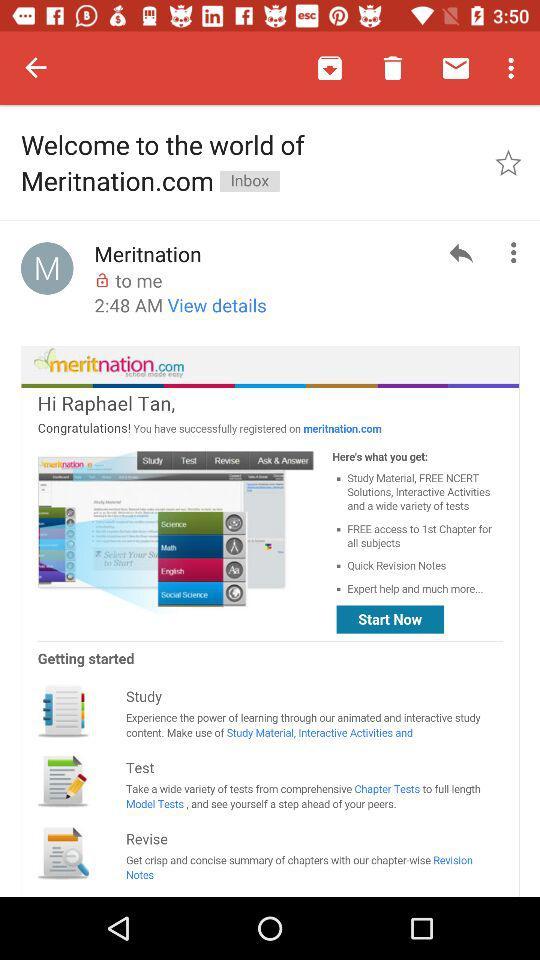 This screenshot has height=960, width=540. I want to click on the menu icon at the top right corner of the page, so click(514, 68).